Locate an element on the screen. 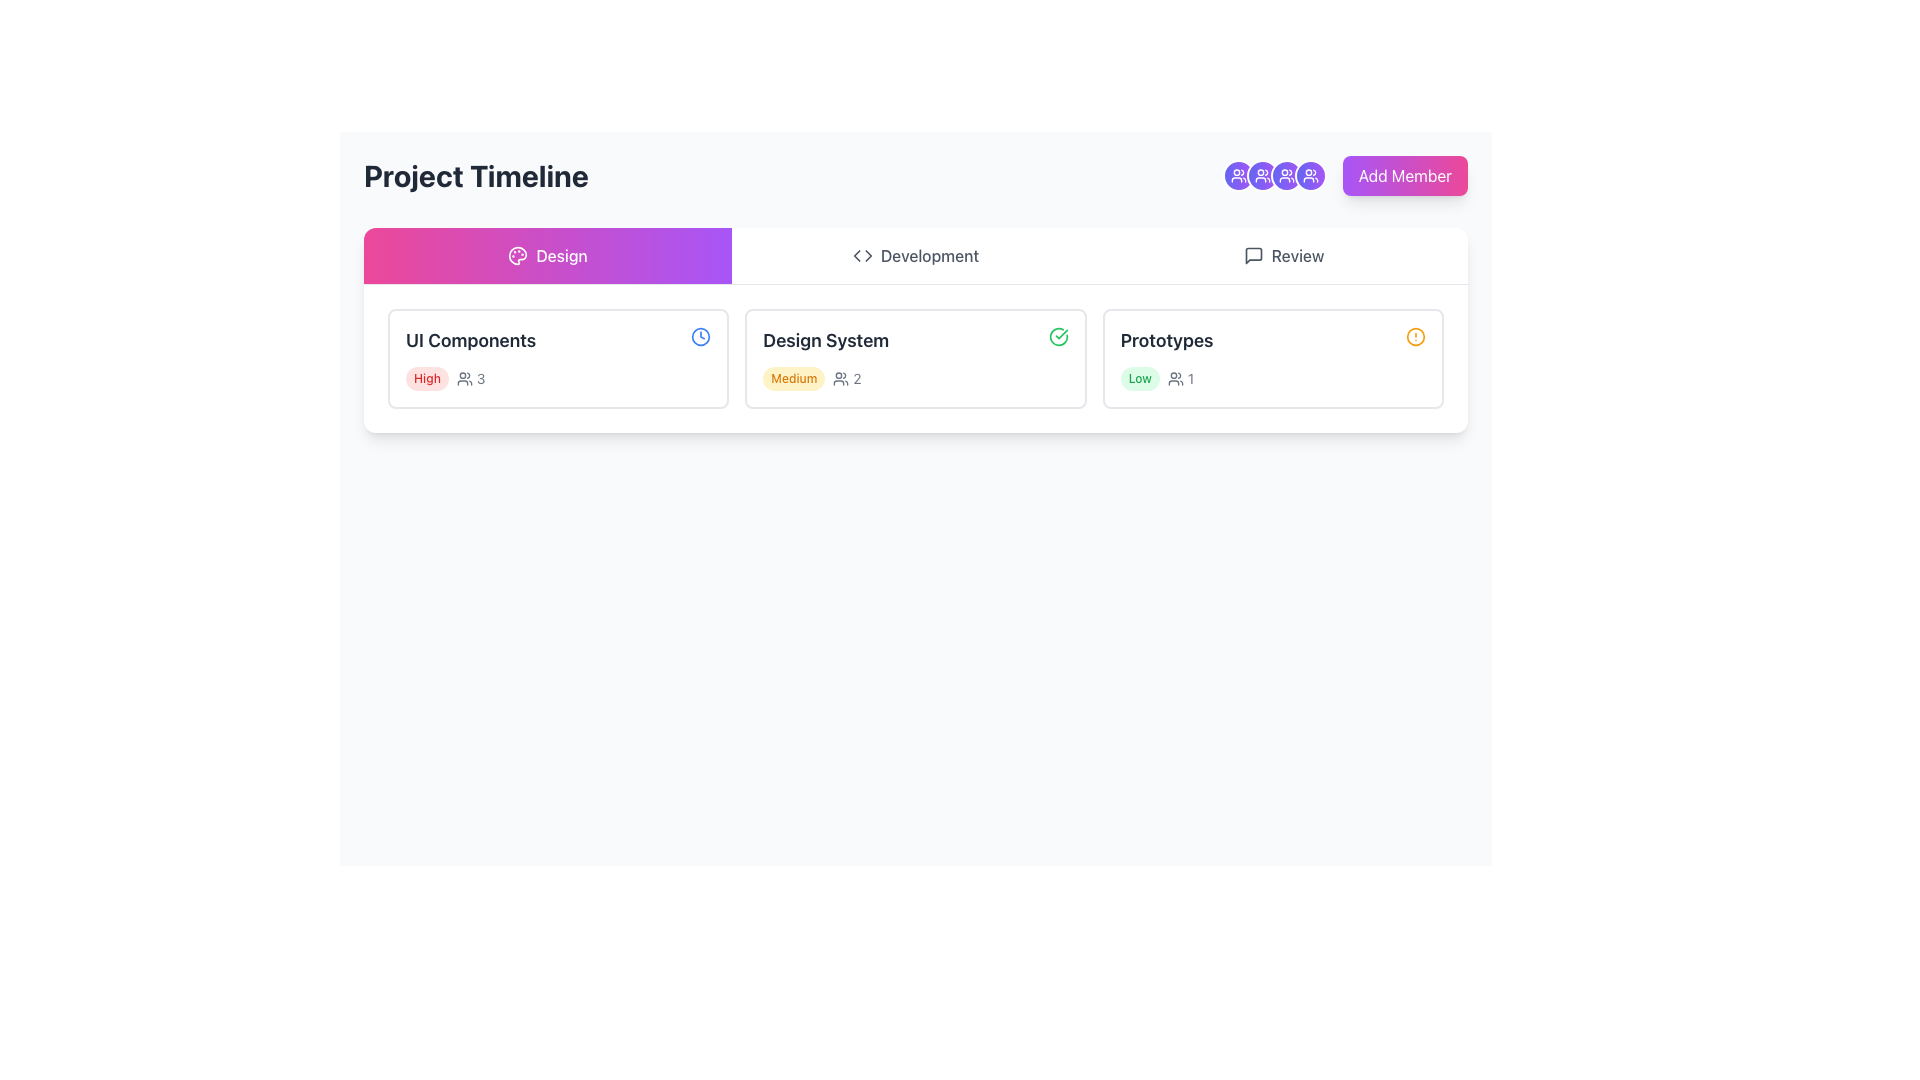 The image size is (1920, 1080). the 'Low' status label located in the 'Prototypes' section, which indicates the priority level of the associated section is located at coordinates (1140, 378).